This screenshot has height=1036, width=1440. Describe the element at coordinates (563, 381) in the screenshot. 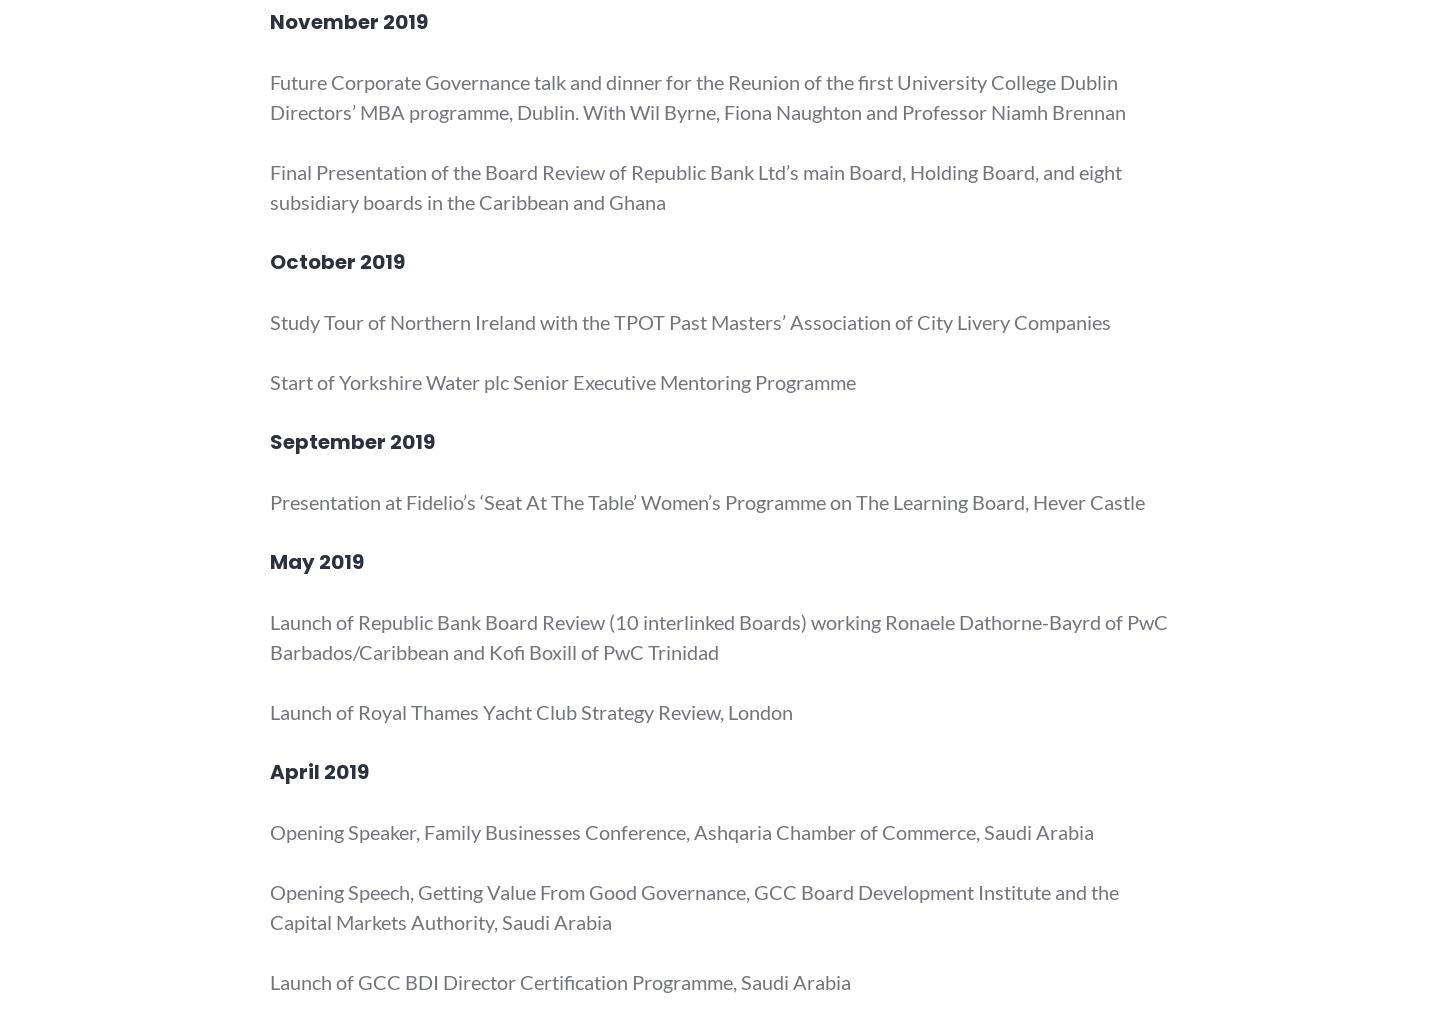

I see `'Start of Yorkshire Water plc Senior Executive Mentoring Programme'` at that location.